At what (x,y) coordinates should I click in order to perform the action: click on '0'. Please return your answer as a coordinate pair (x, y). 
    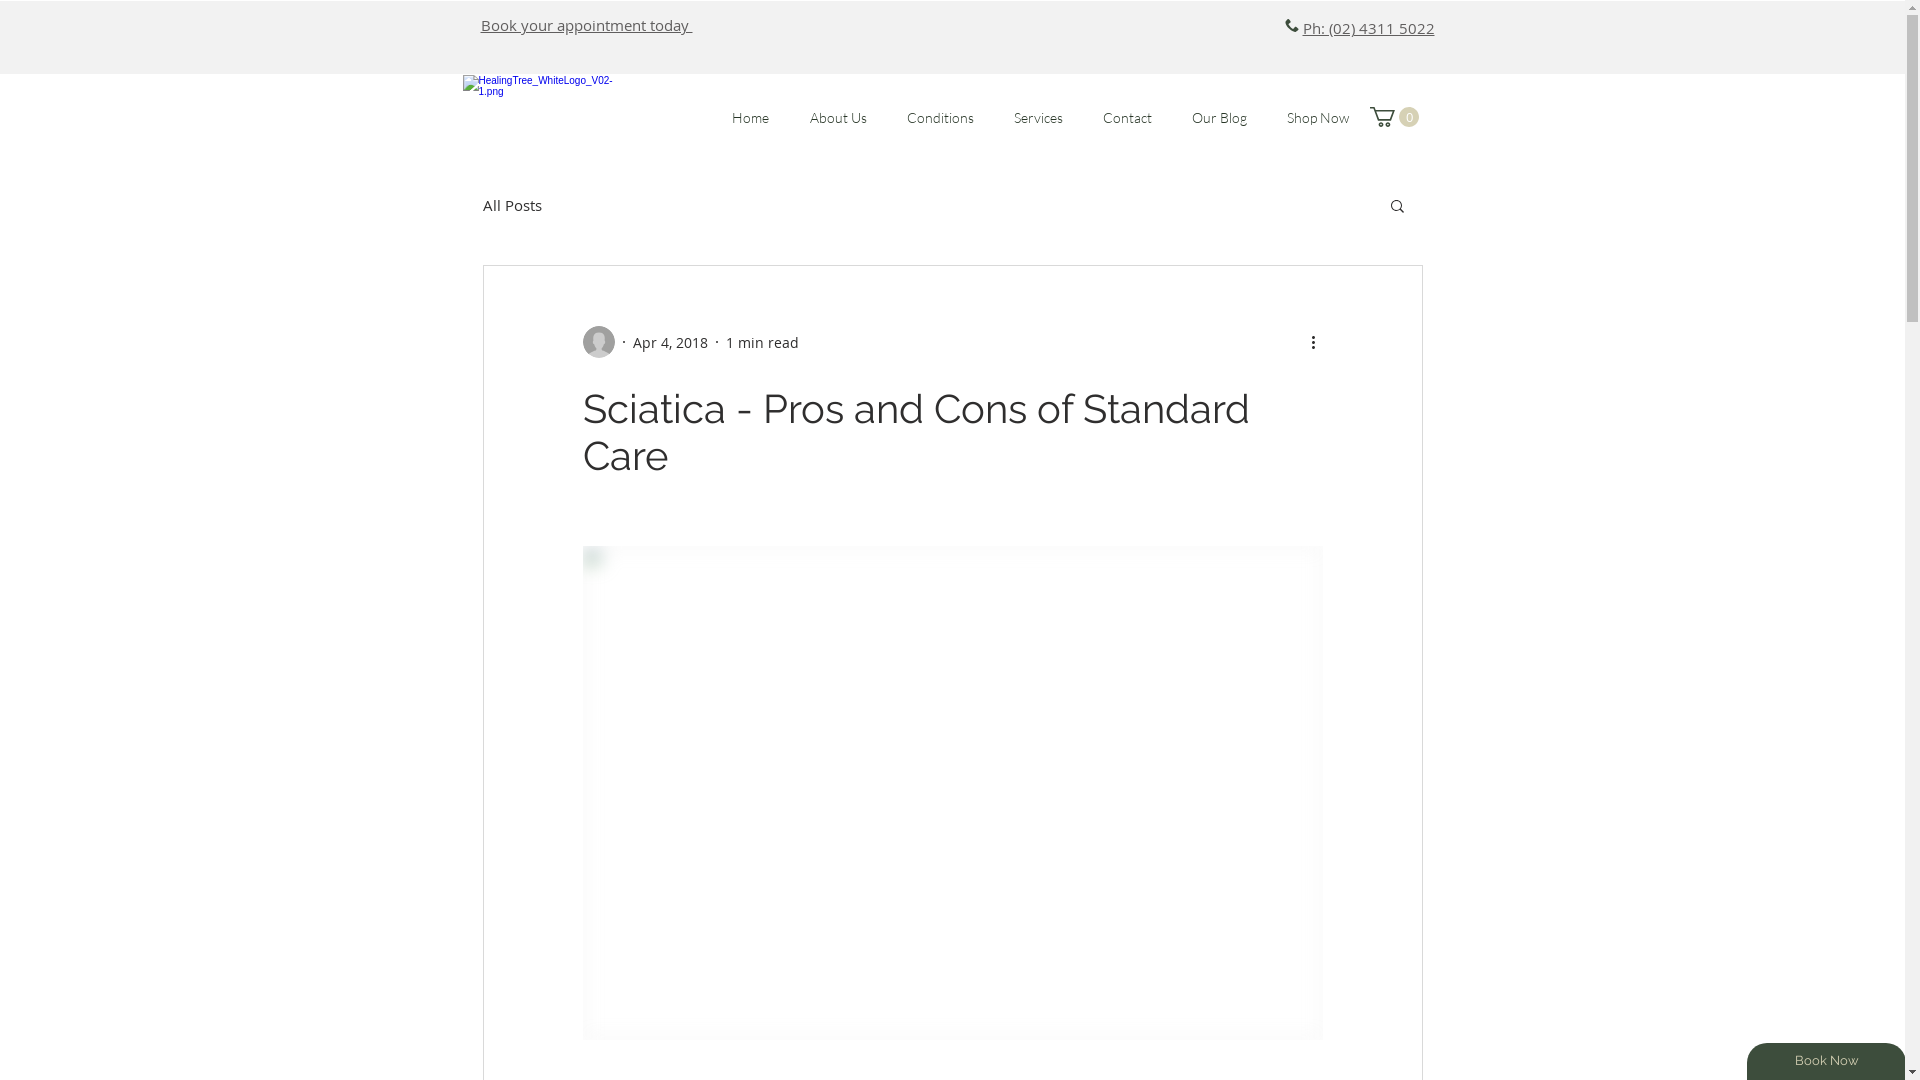
    Looking at the image, I should click on (1393, 116).